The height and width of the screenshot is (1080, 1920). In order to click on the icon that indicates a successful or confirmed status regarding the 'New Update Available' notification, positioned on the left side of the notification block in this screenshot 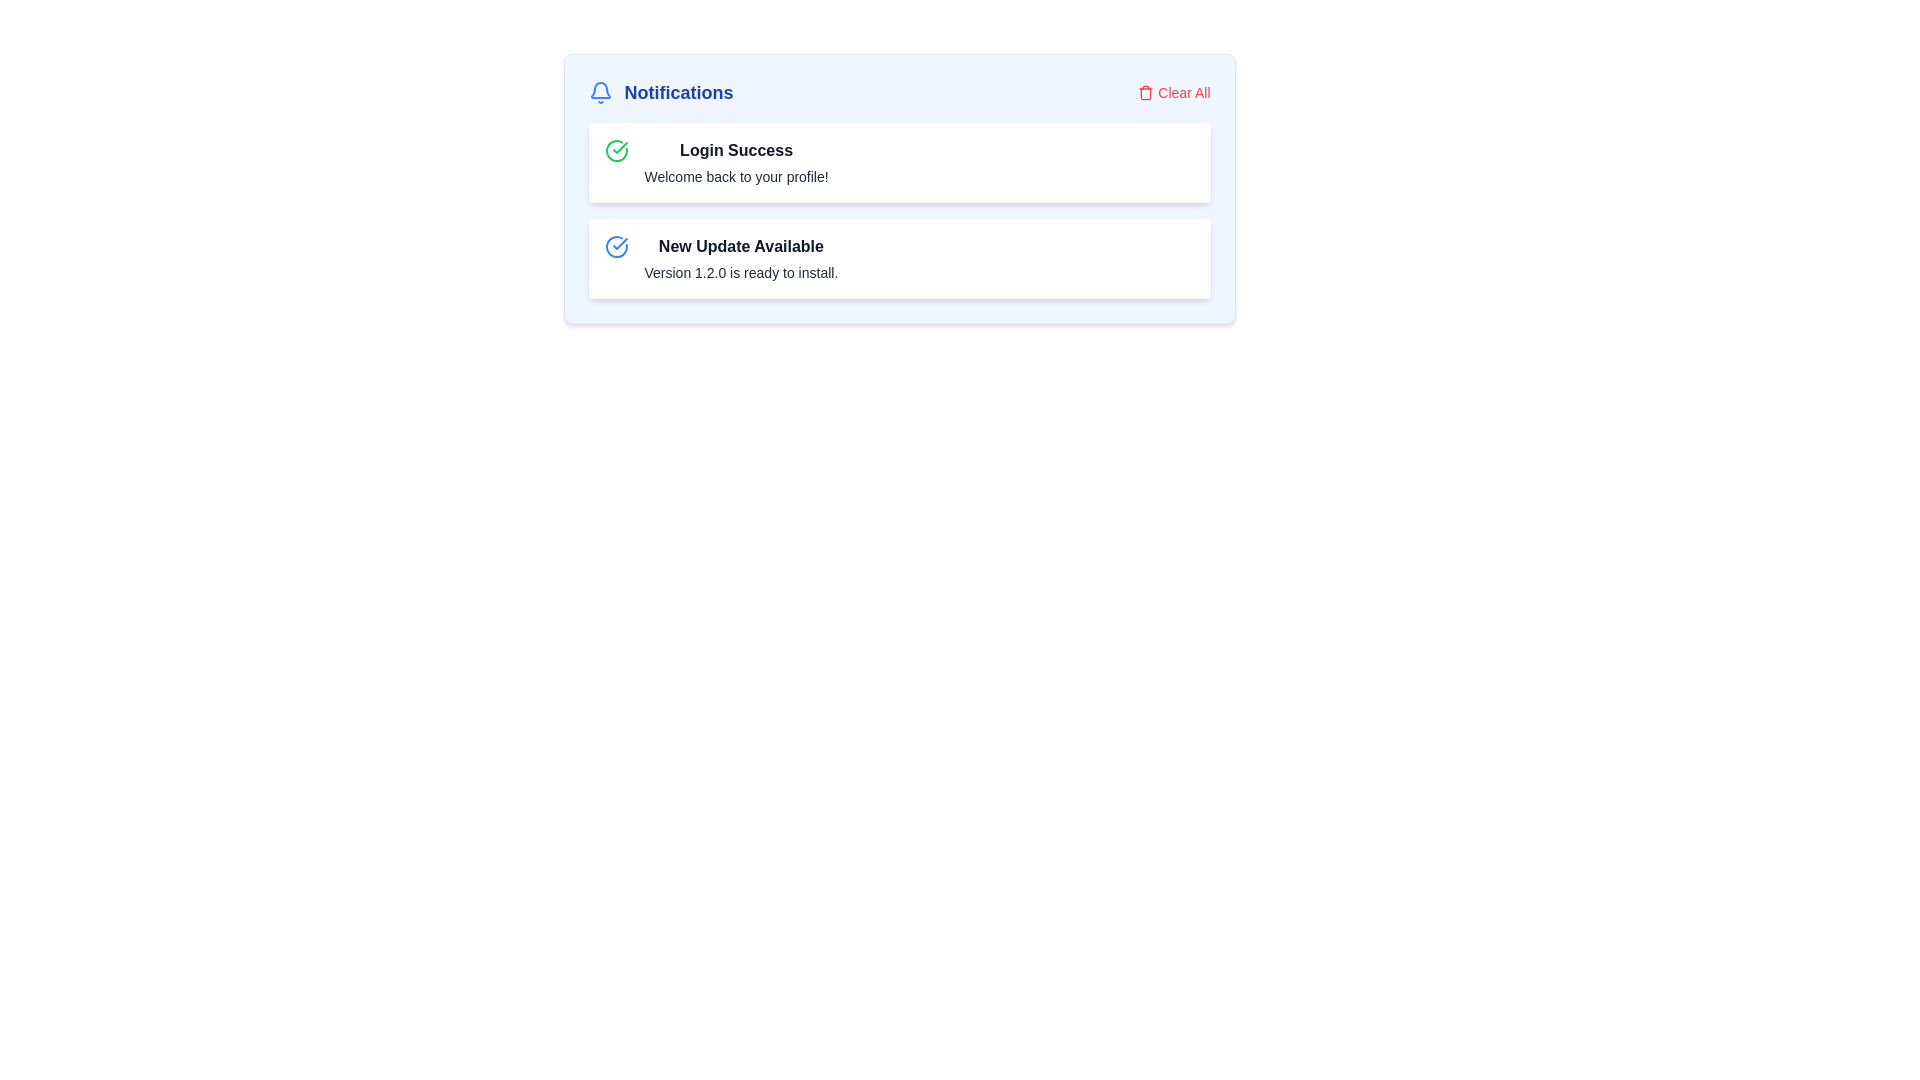, I will do `click(615, 245)`.